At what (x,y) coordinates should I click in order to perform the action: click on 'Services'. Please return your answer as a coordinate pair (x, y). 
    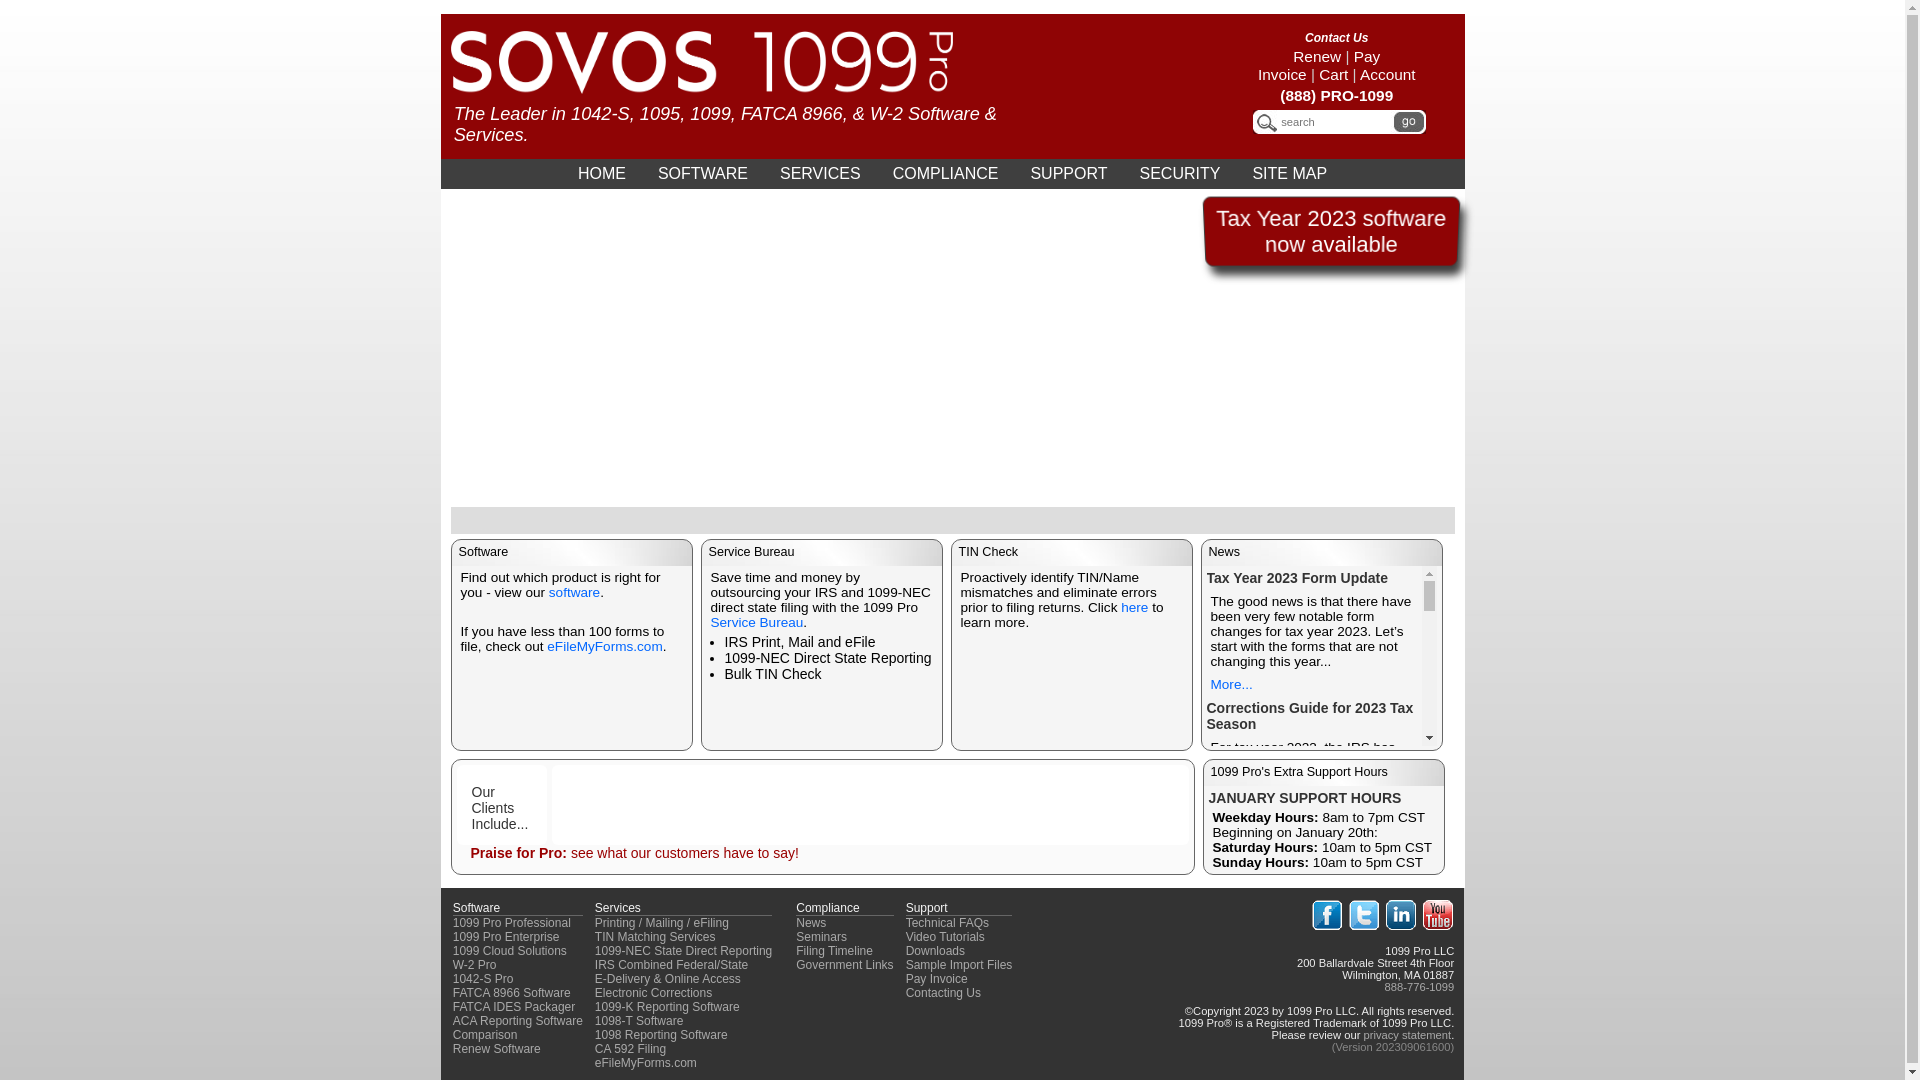
    Looking at the image, I should click on (617, 907).